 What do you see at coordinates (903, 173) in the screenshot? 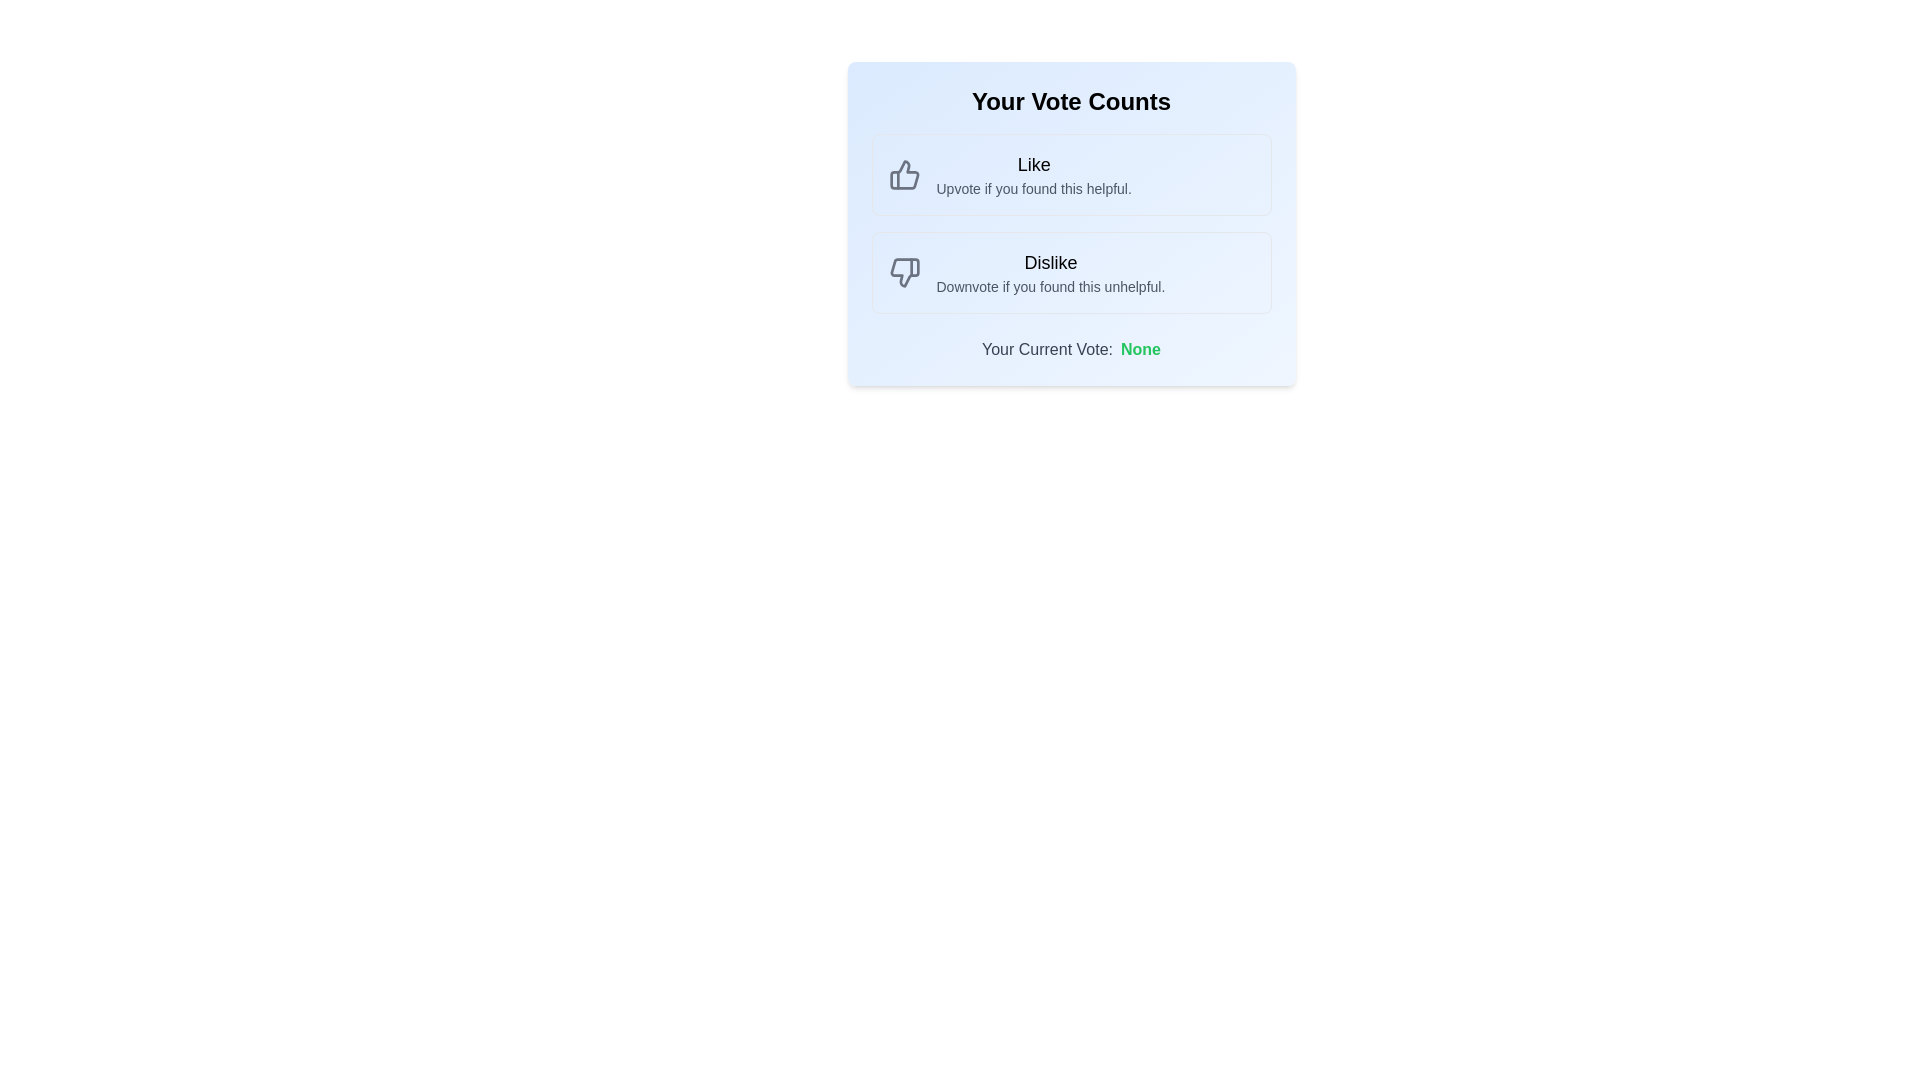
I see `the like/upvote icon located in the 'Your Vote Counts' panel, positioned to the left of the text 'Like Upvote if you found this helpful'` at bounding box center [903, 173].